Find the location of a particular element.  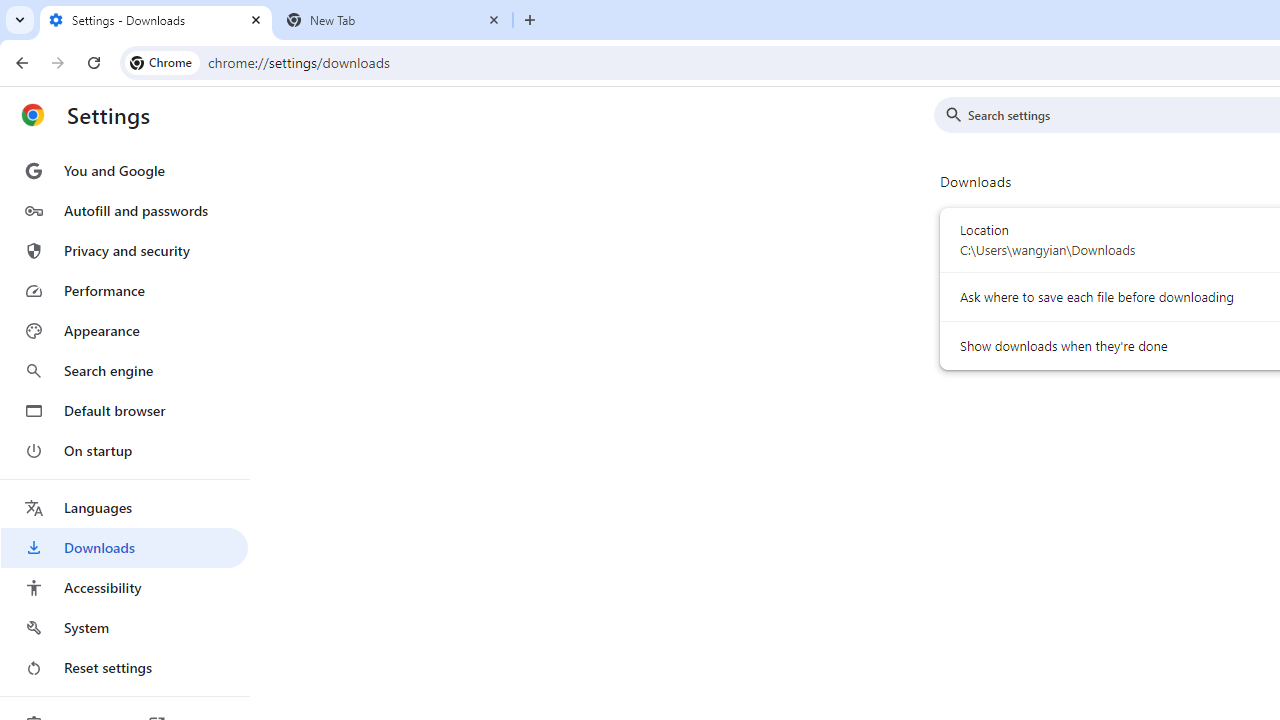

'On startup' is located at coordinates (123, 451).